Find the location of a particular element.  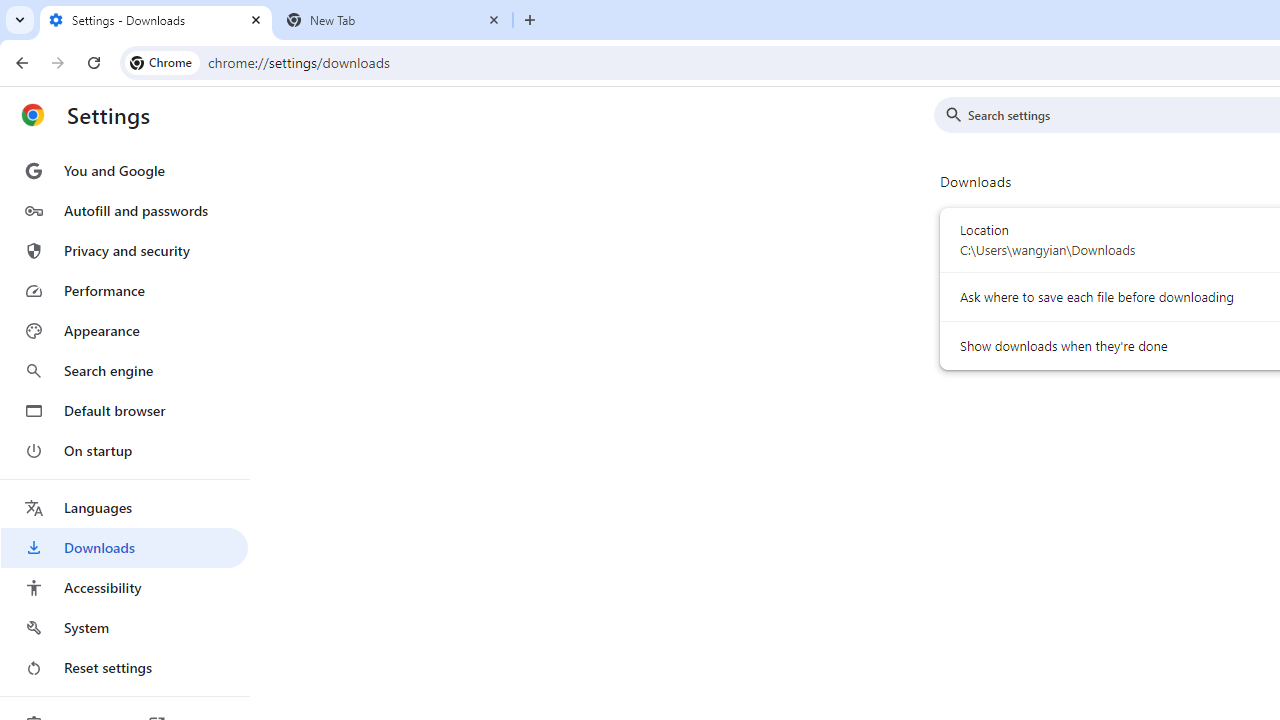

'On startup' is located at coordinates (123, 451).